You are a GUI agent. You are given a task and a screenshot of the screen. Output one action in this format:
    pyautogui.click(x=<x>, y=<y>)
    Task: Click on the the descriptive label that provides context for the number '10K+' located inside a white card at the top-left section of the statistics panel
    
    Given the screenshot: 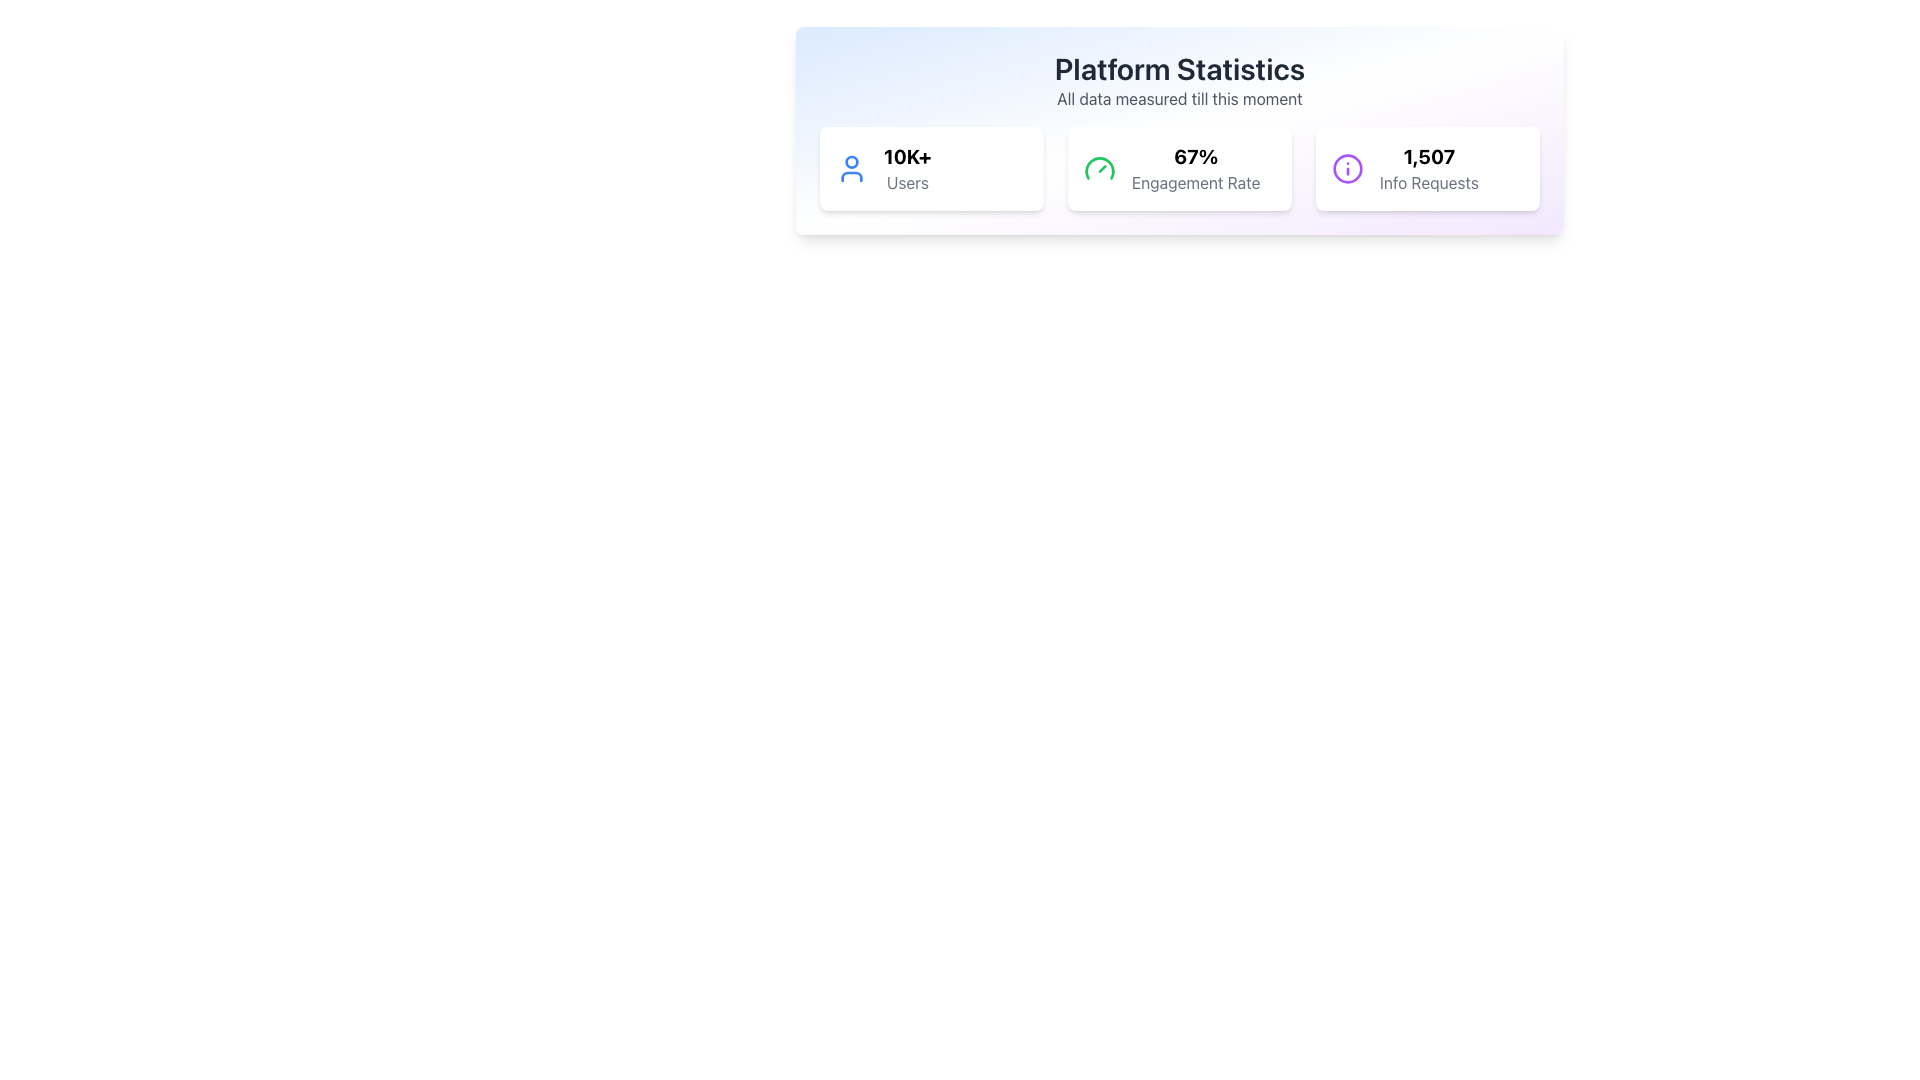 What is the action you would take?
    pyautogui.click(x=906, y=182)
    